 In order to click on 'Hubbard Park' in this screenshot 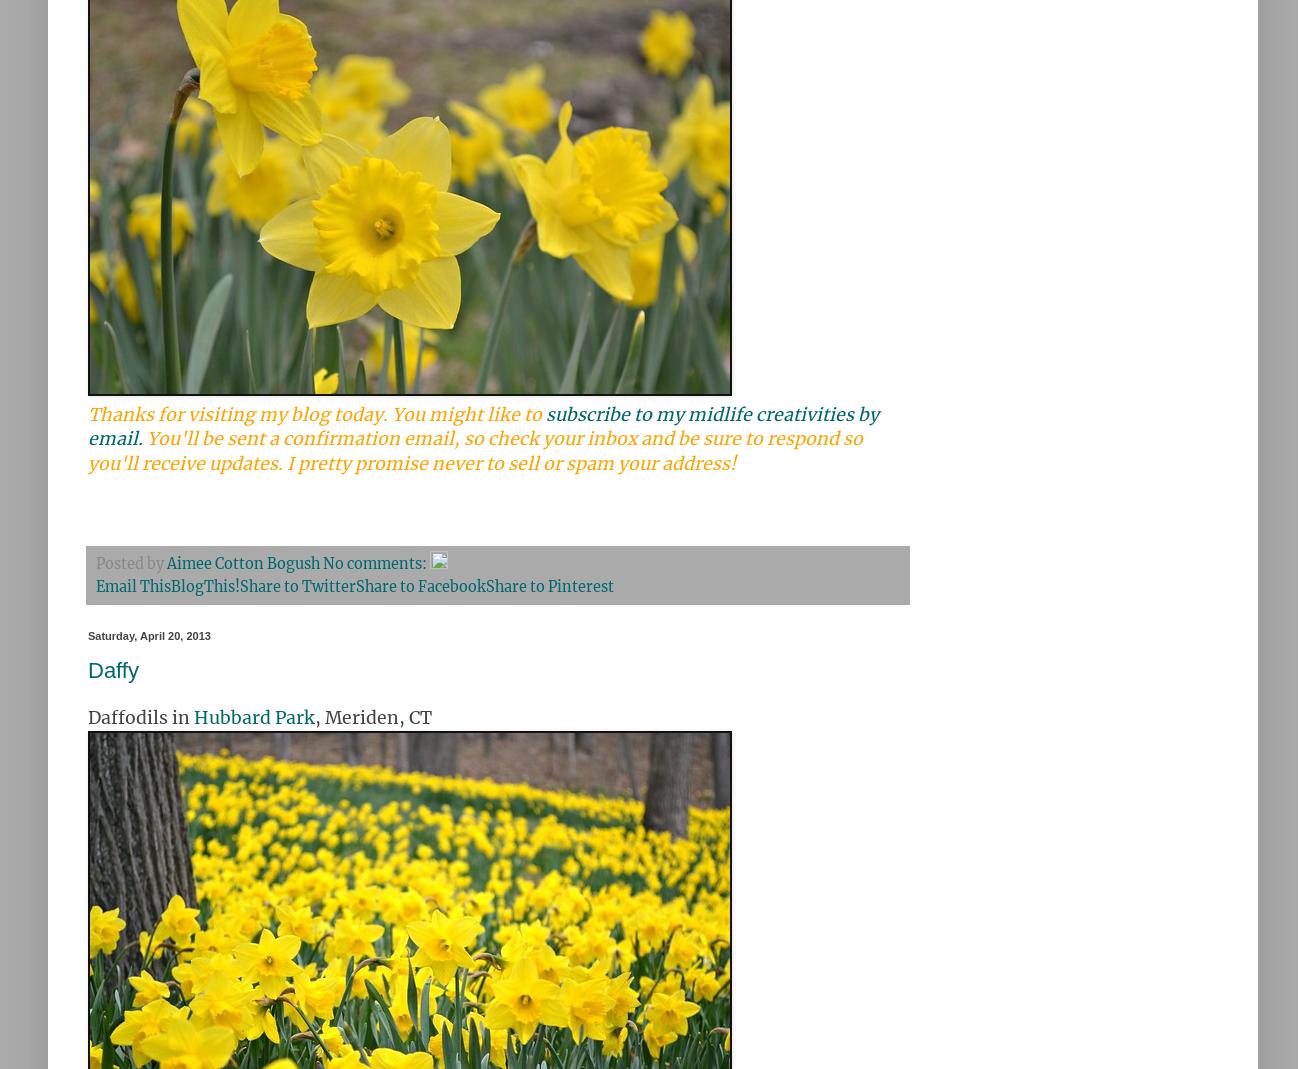, I will do `click(254, 715)`.